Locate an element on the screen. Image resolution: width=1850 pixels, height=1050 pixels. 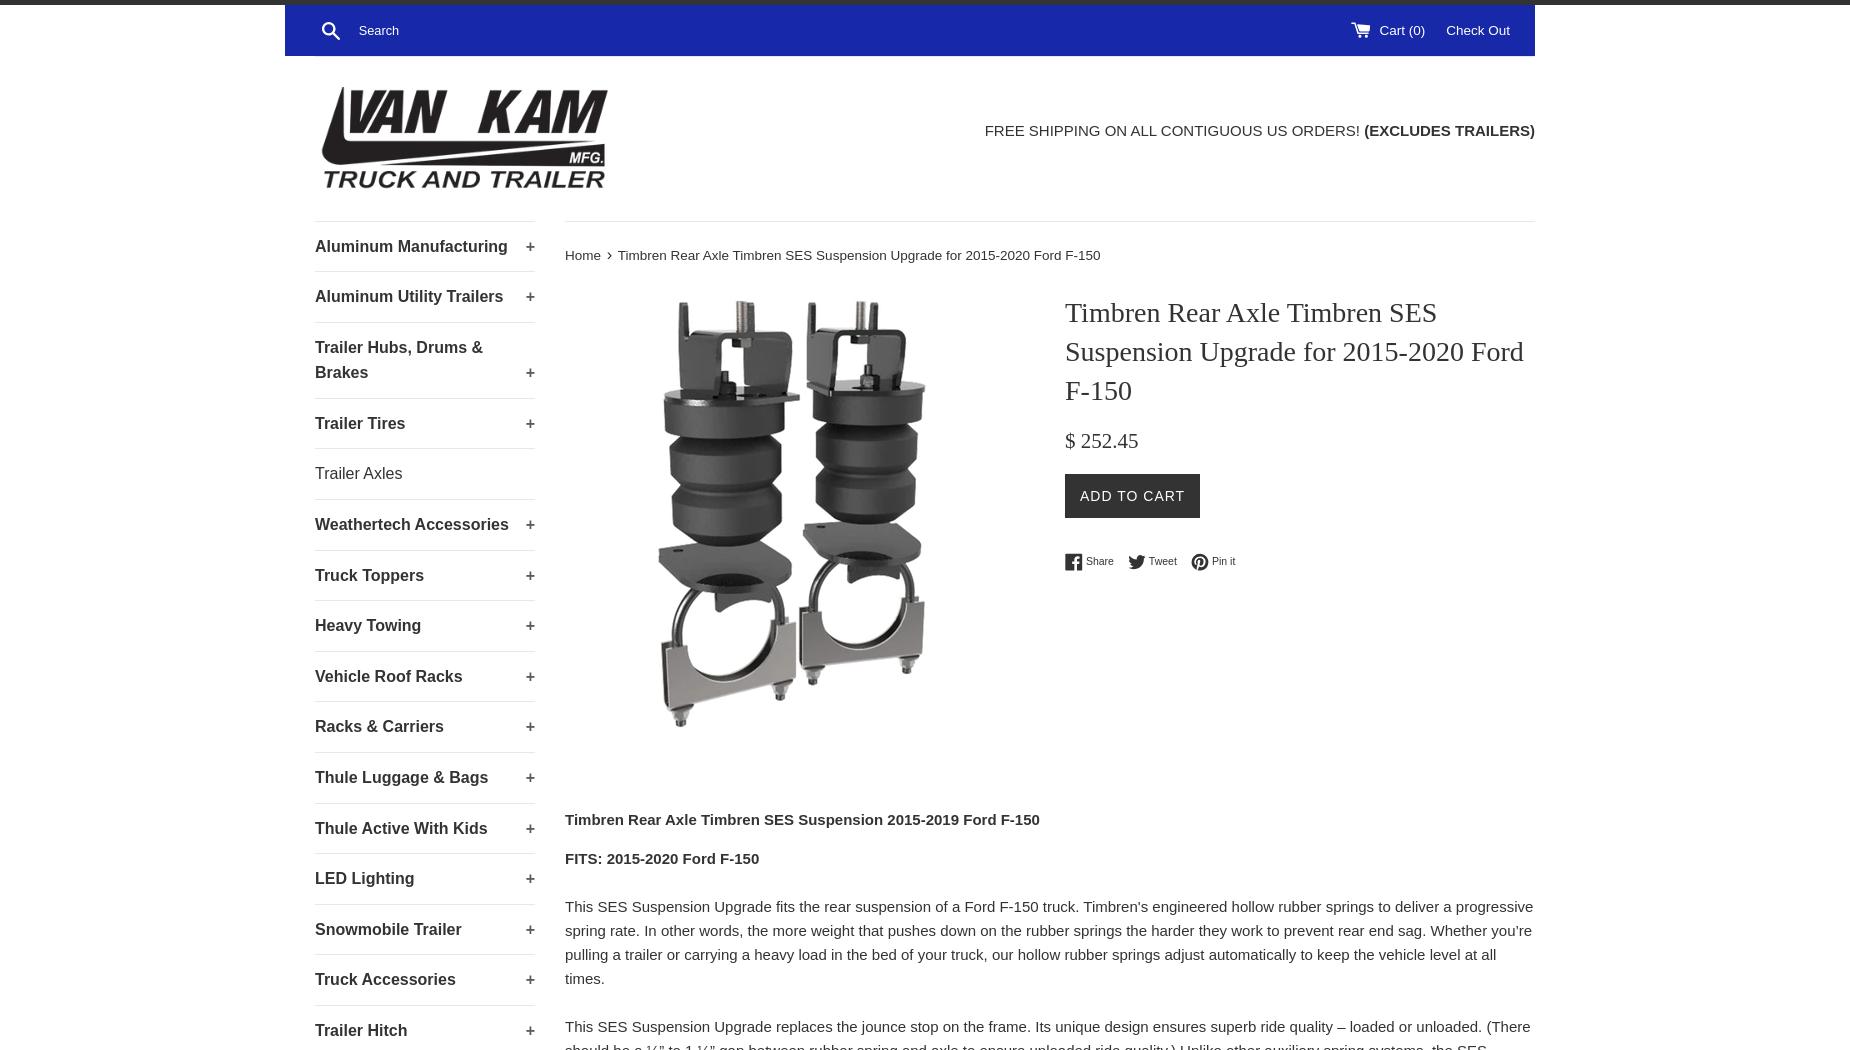
'Timbren Rear Axle Timbren SES Suspension 2015-2019 Ford F-150' is located at coordinates (801, 817).